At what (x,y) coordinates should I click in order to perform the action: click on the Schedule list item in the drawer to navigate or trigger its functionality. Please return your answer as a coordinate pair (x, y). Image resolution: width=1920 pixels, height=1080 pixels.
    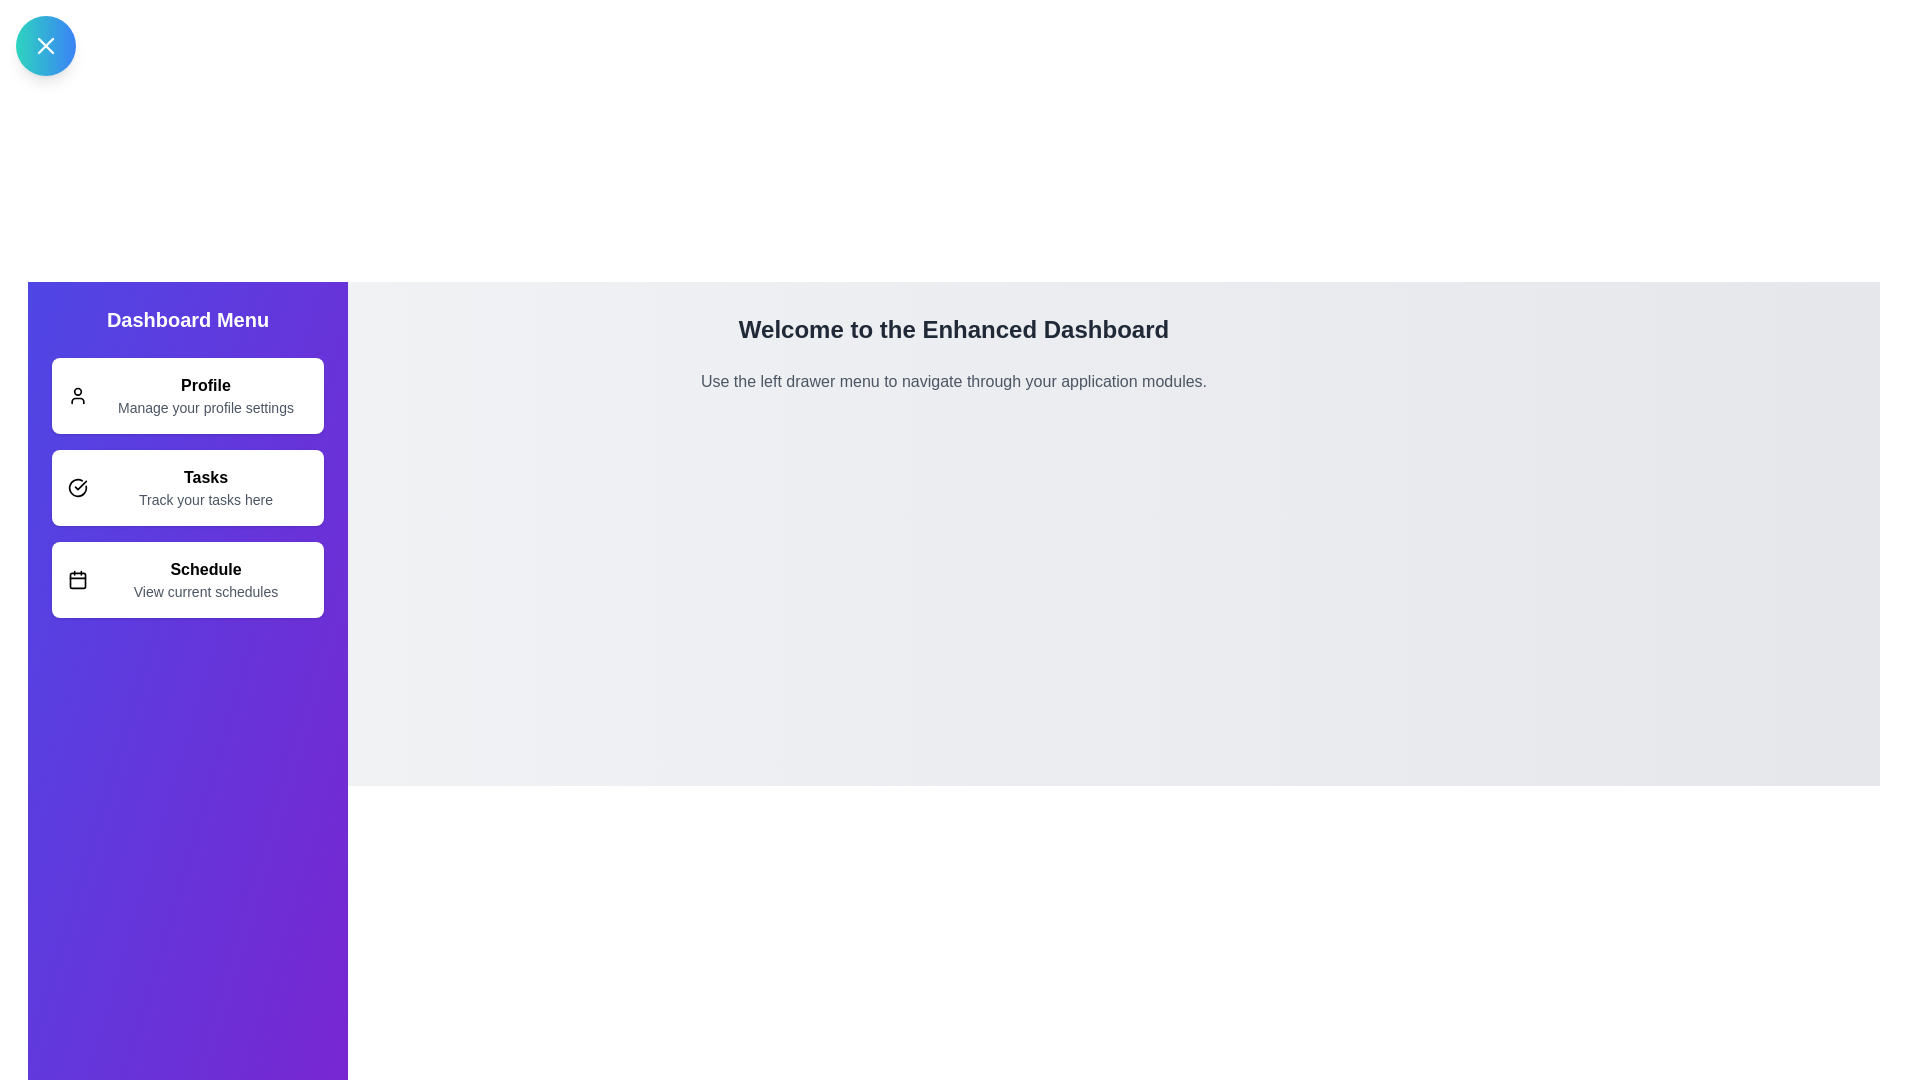
    Looking at the image, I should click on (187, 579).